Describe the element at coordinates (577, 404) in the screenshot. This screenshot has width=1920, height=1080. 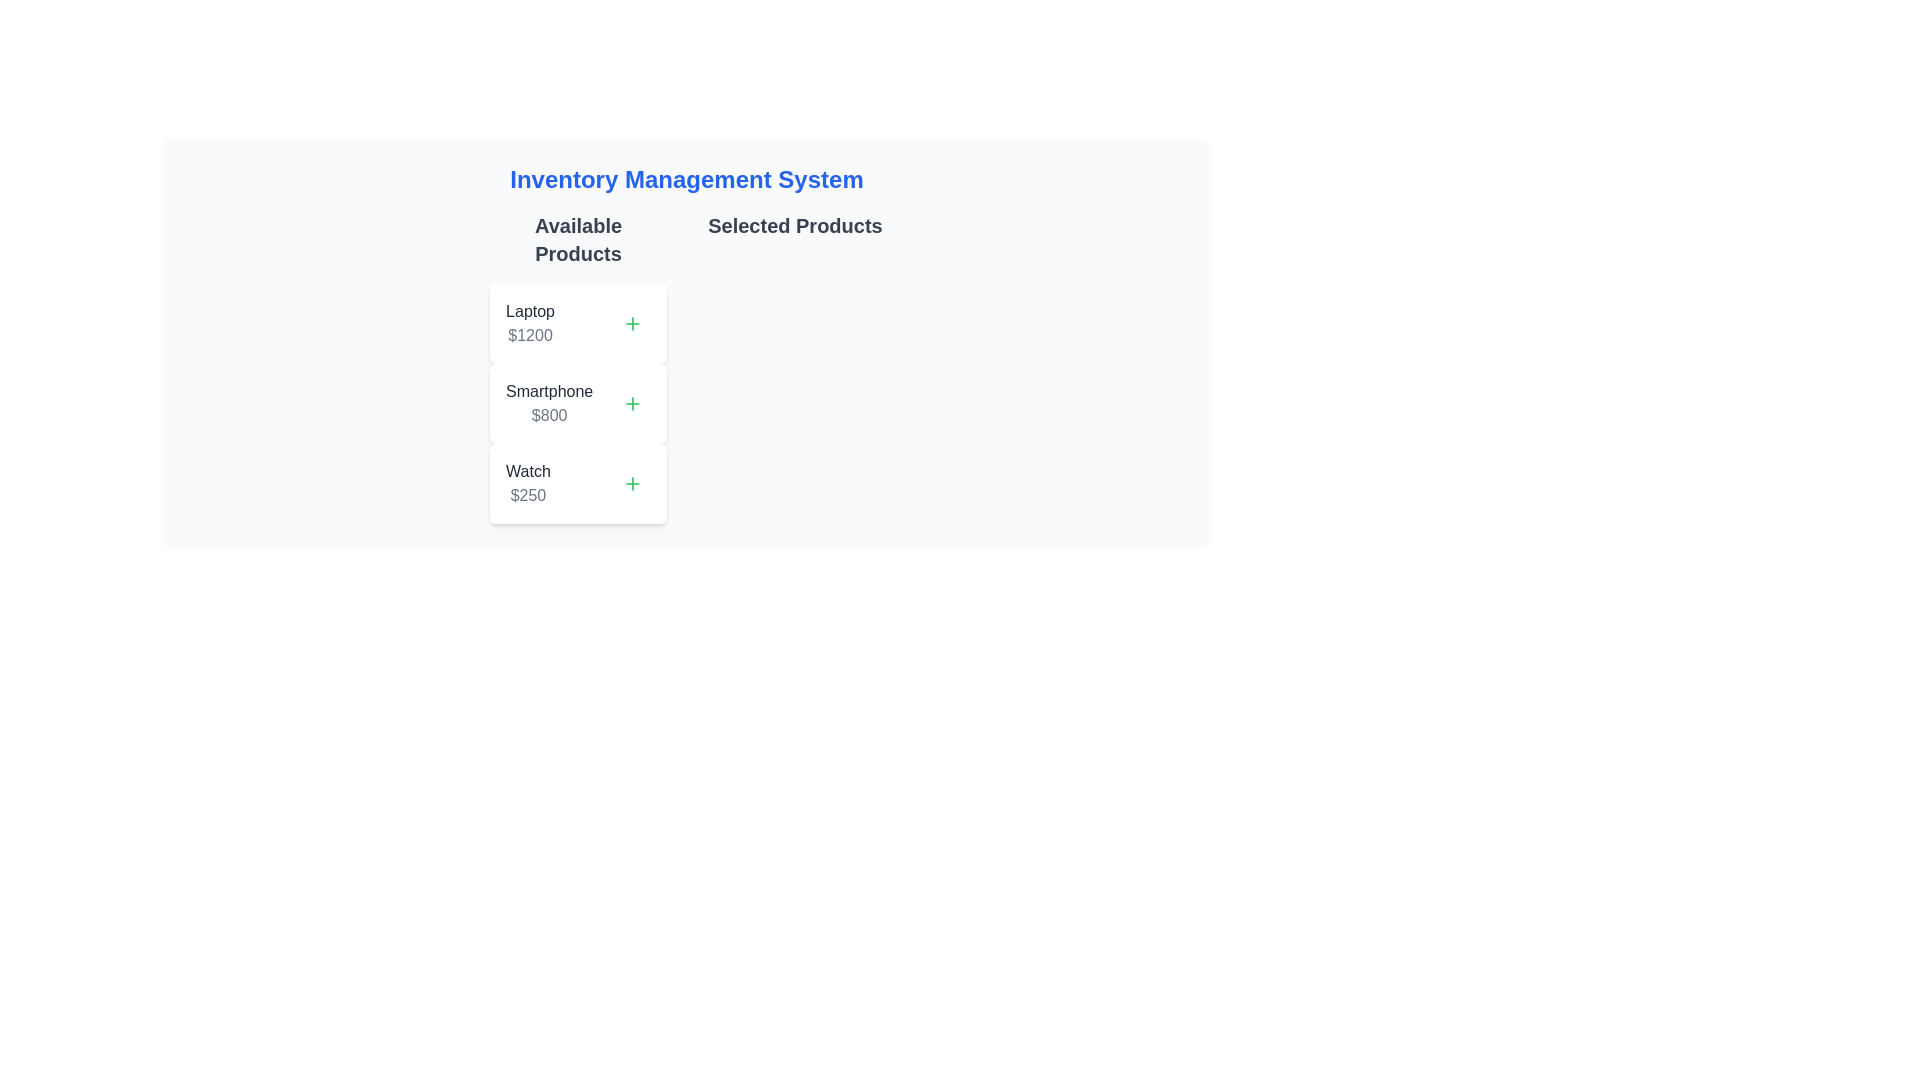
I see `information displayed in the text element showing 'Smartphone $800', which is the second item in the 'Available Products' section` at that location.